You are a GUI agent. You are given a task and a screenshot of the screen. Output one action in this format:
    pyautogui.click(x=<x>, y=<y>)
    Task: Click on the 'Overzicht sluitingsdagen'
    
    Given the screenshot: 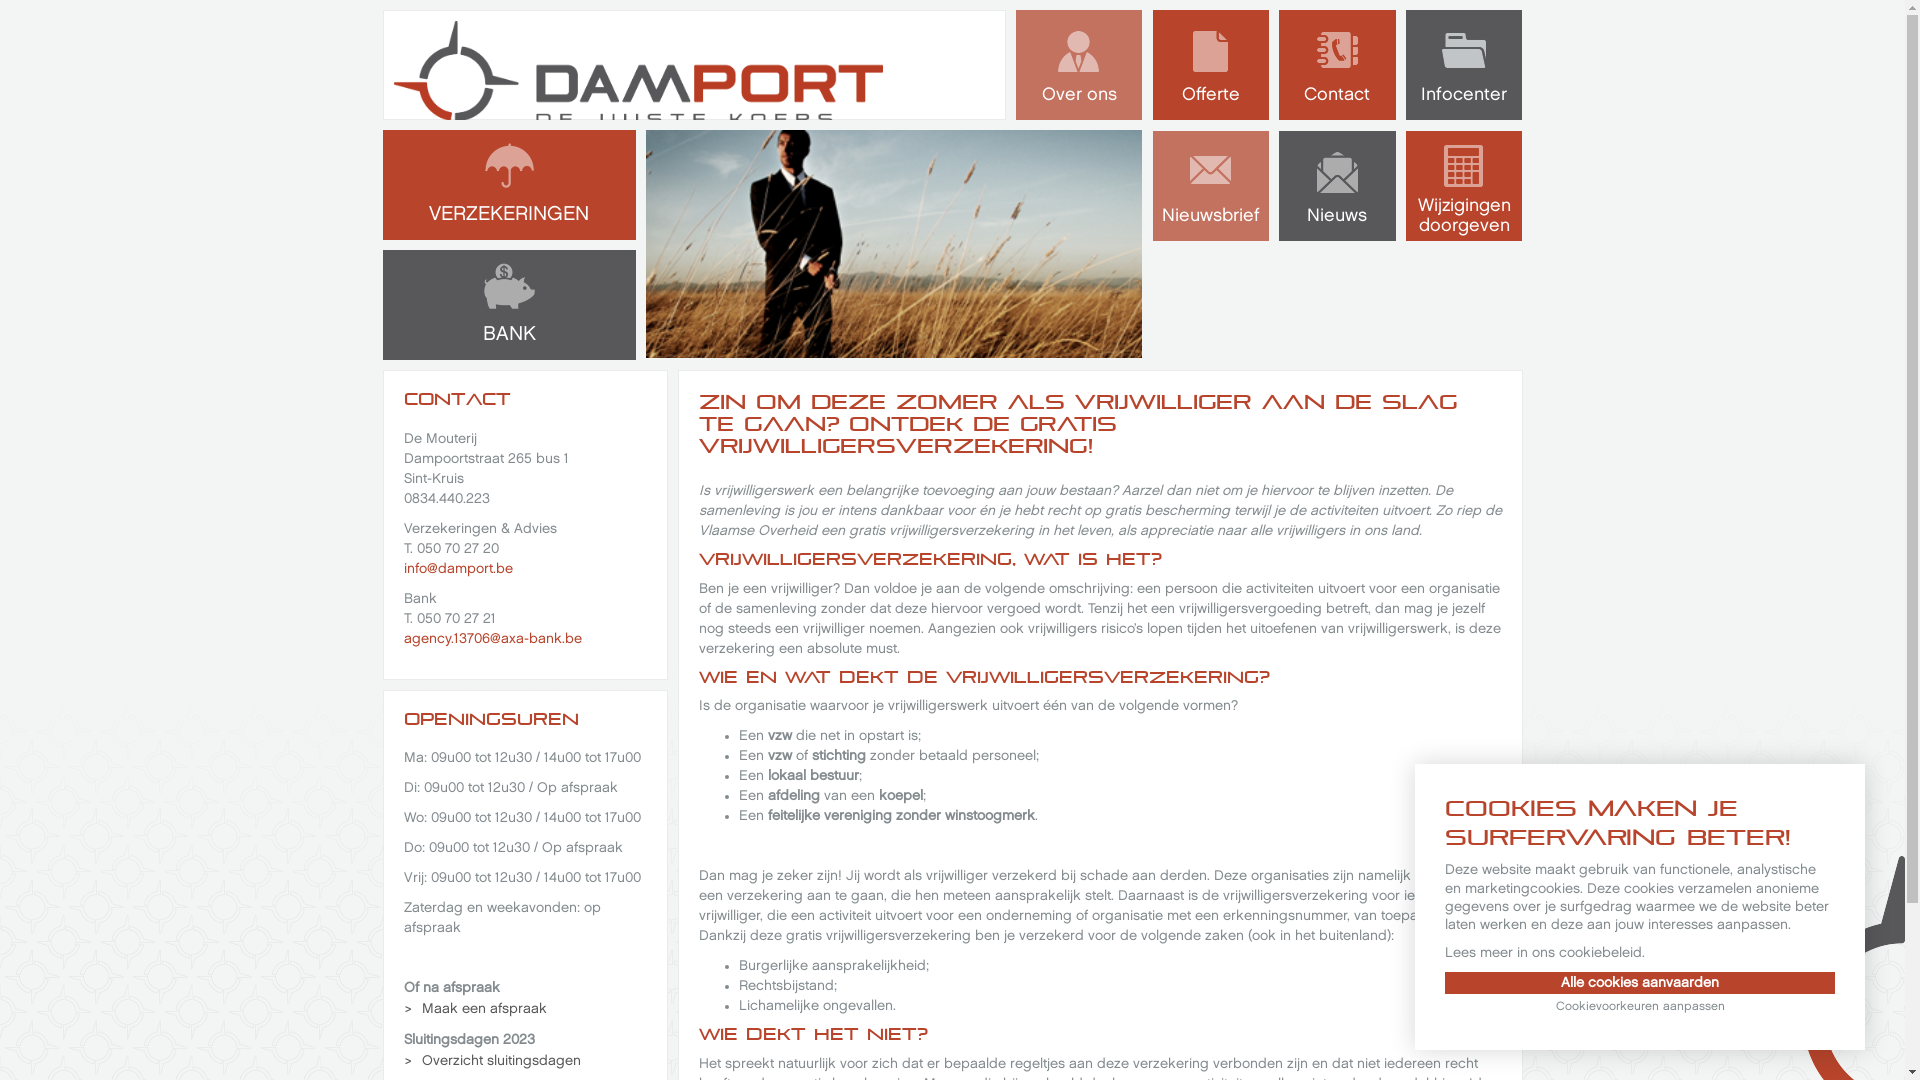 What is the action you would take?
    pyautogui.click(x=493, y=1059)
    